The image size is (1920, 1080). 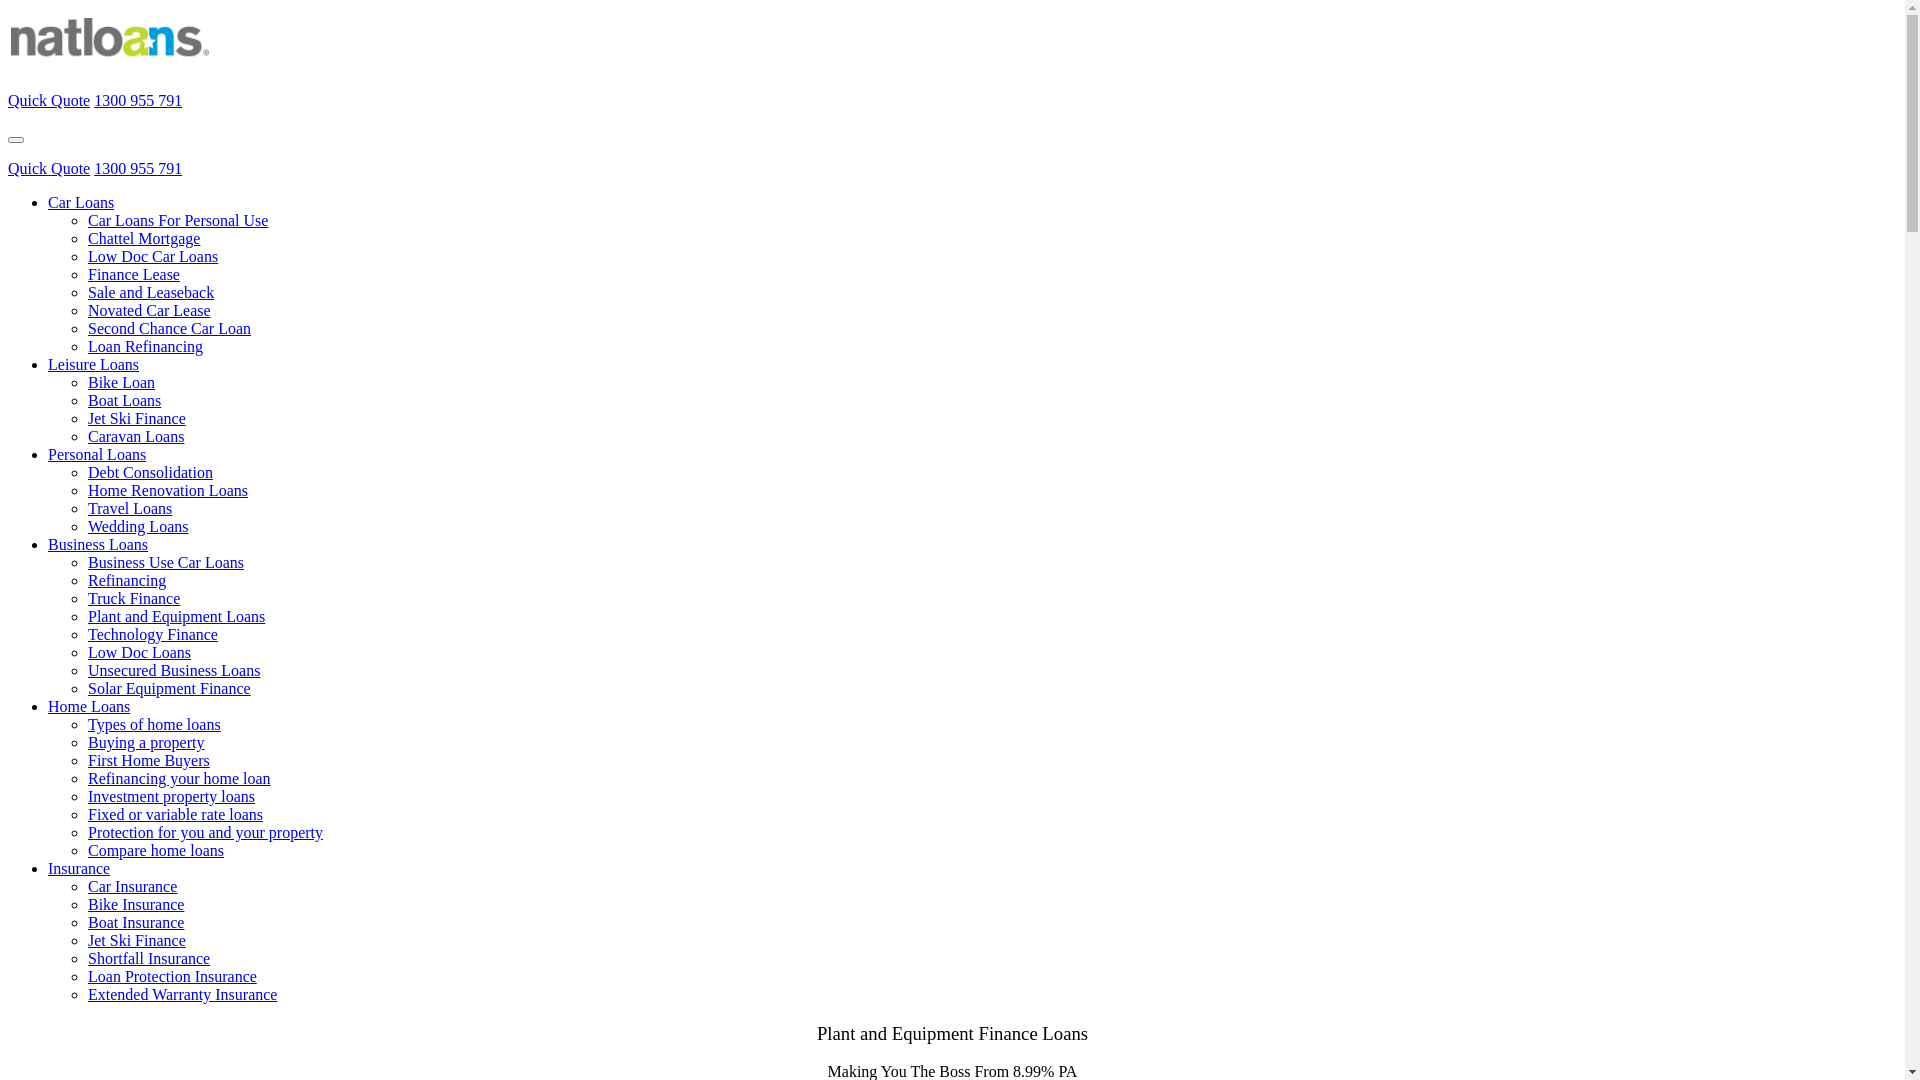 What do you see at coordinates (153, 724) in the screenshot?
I see `'Types of home loans'` at bounding box center [153, 724].